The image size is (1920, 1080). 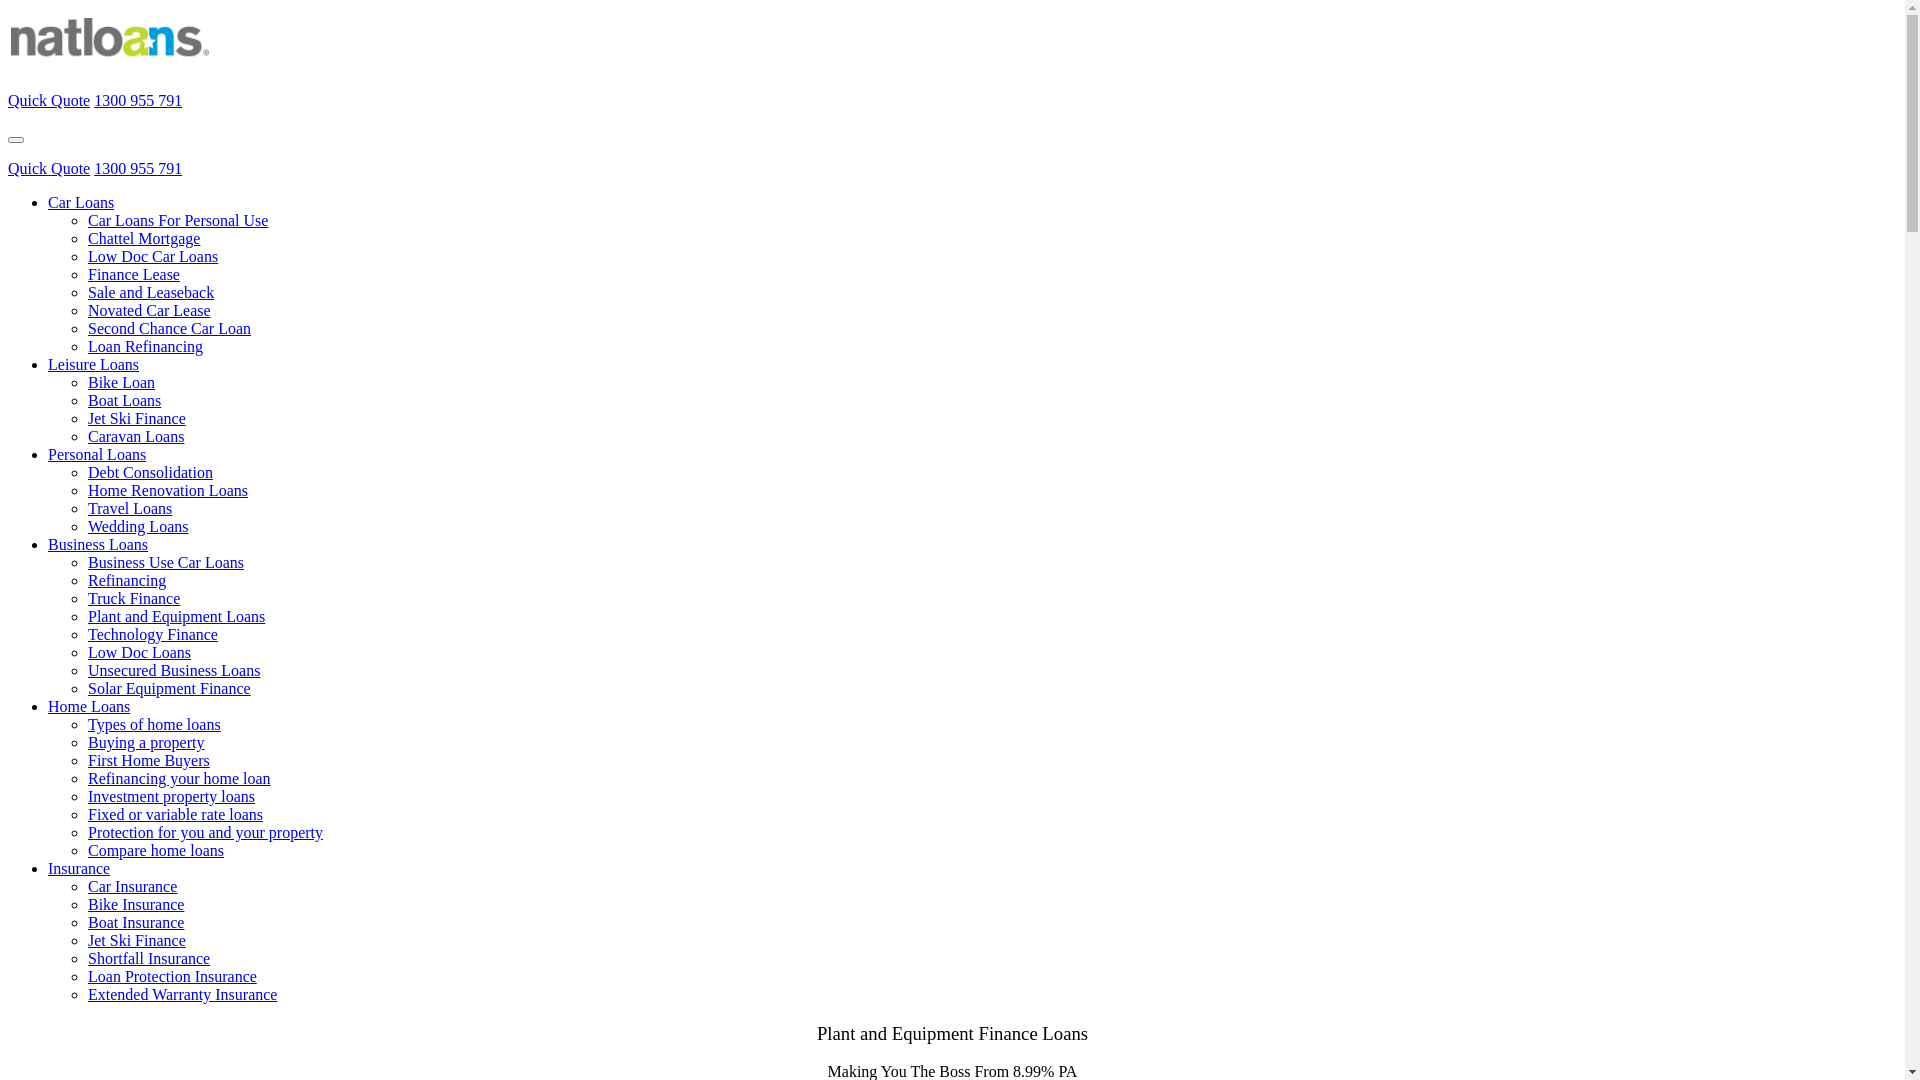 What do you see at coordinates (153, 724) in the screenshot?
I see `'Types of home loans'` at bounding box center [153, 724].